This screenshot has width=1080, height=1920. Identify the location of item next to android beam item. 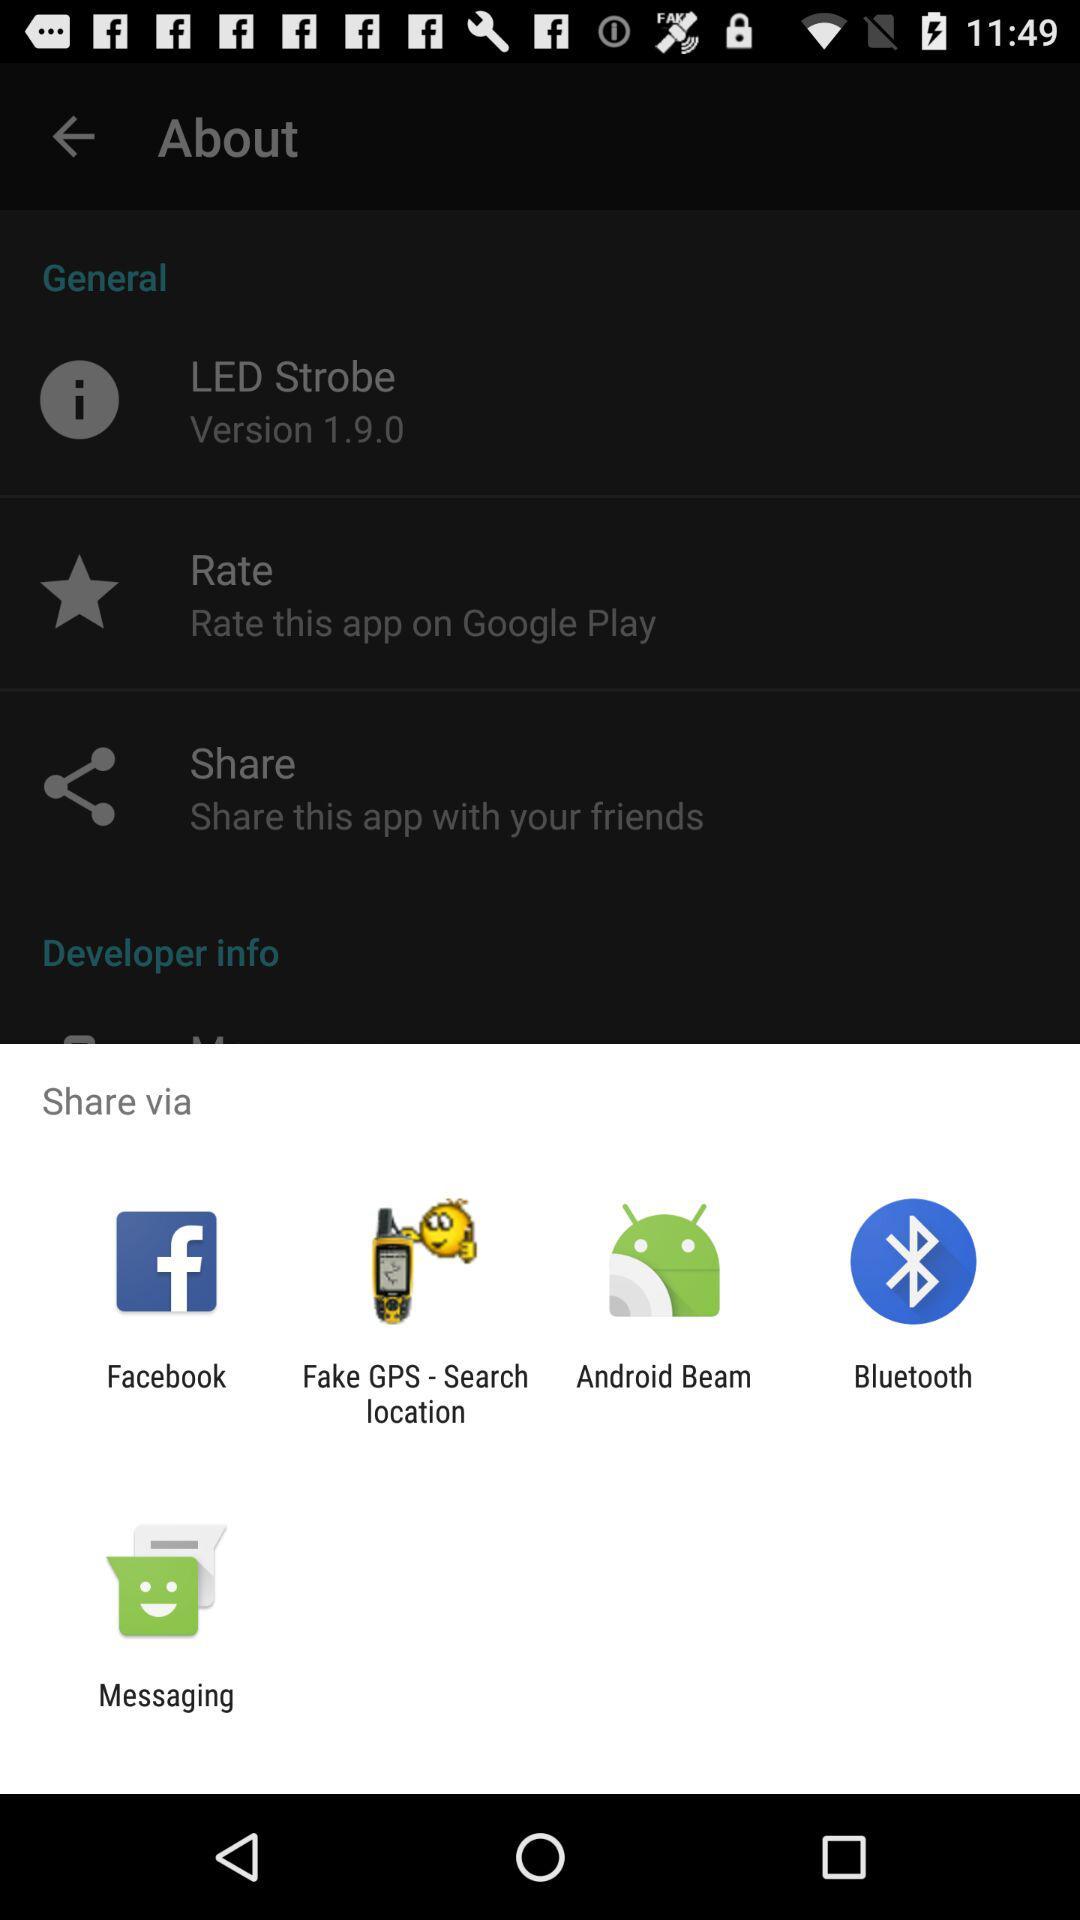
(414, 1392).